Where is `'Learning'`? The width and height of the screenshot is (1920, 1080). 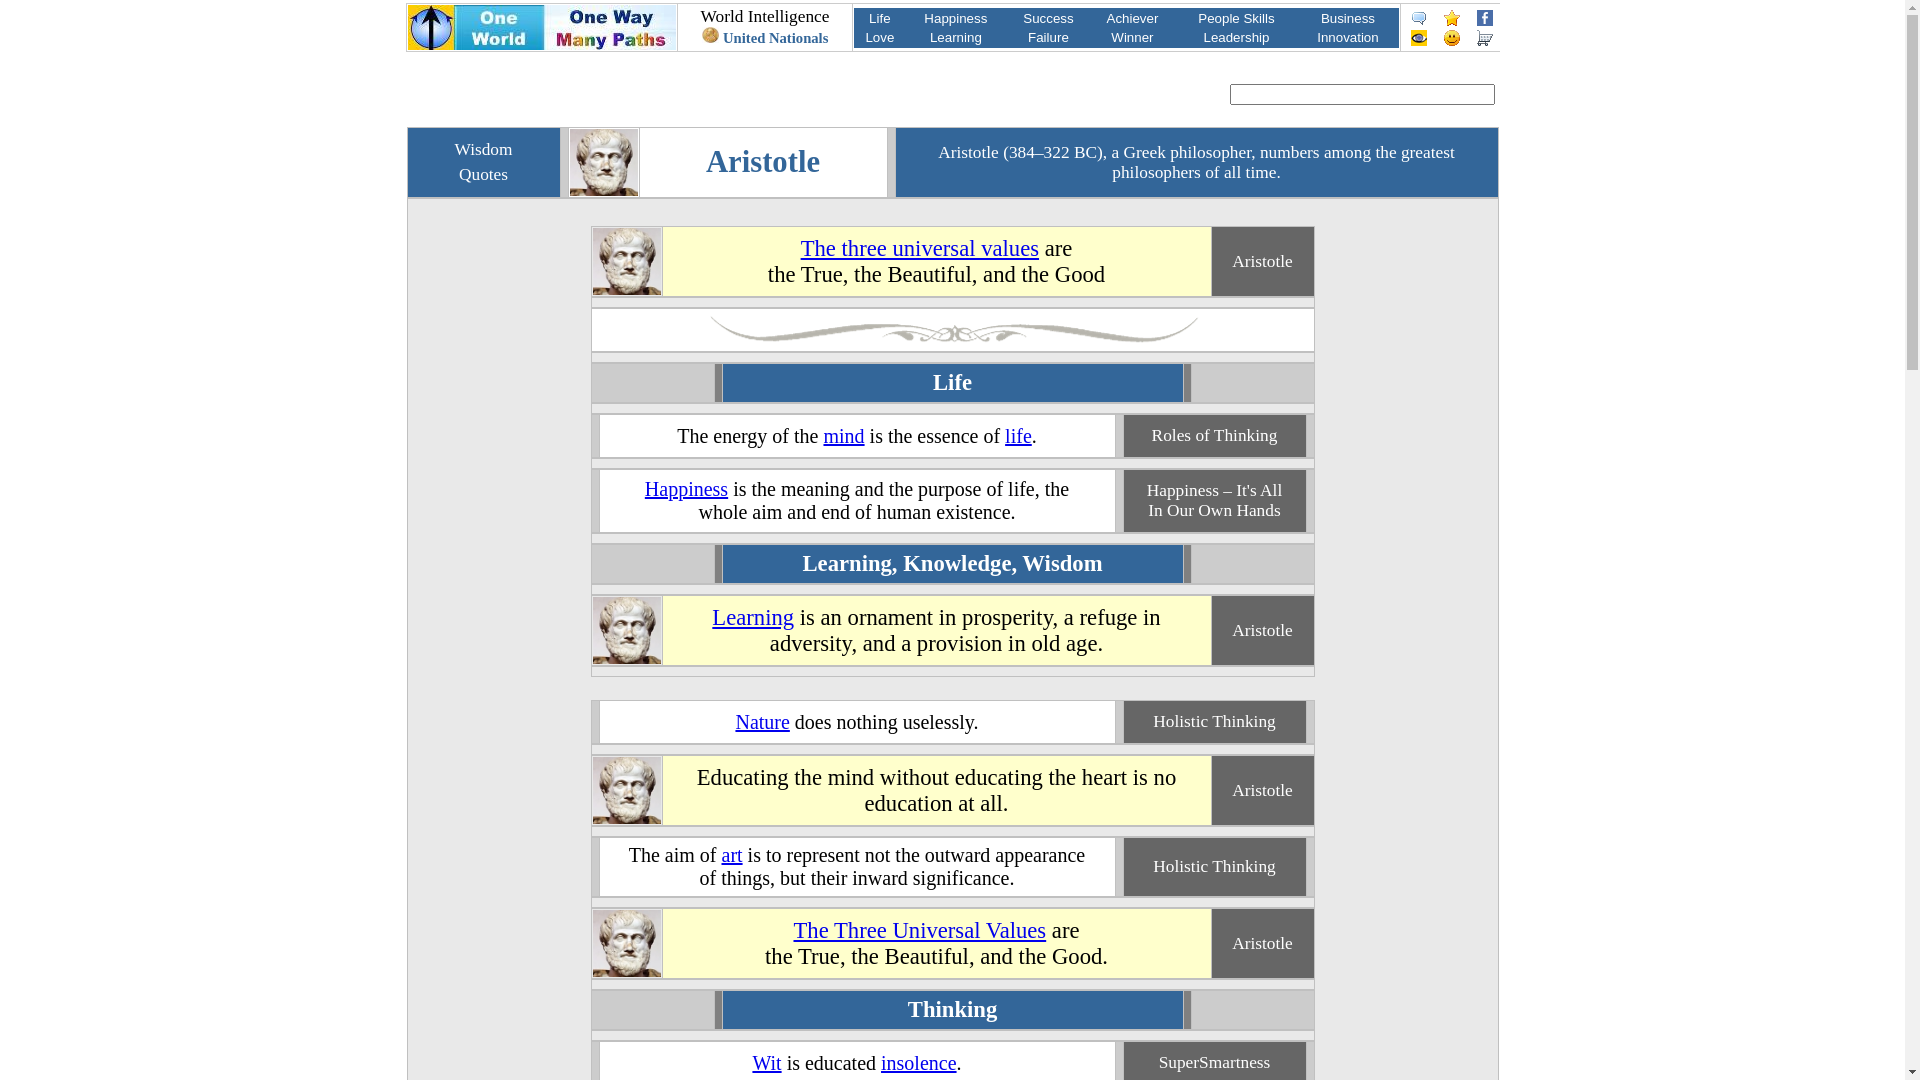
'Learning' is located at coordinates (711, 615).